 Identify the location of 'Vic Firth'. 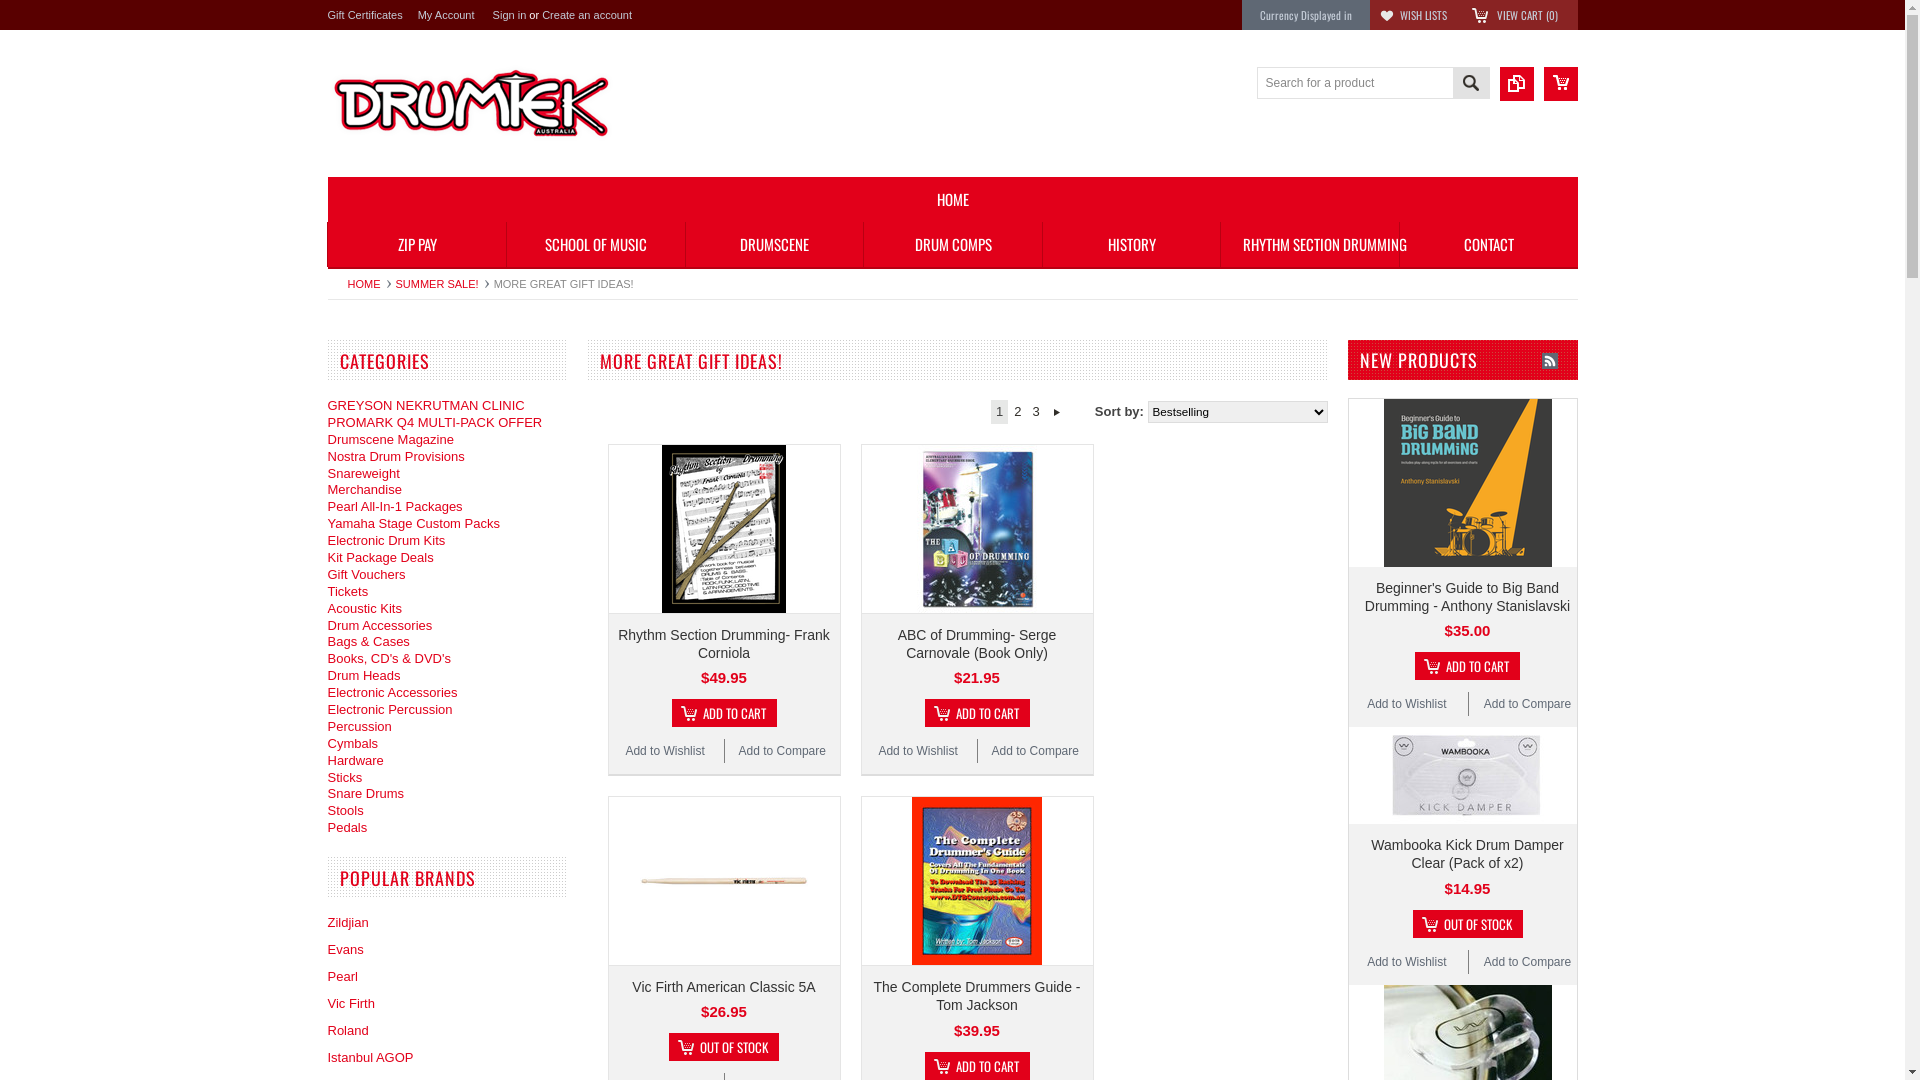
(351, 1003).